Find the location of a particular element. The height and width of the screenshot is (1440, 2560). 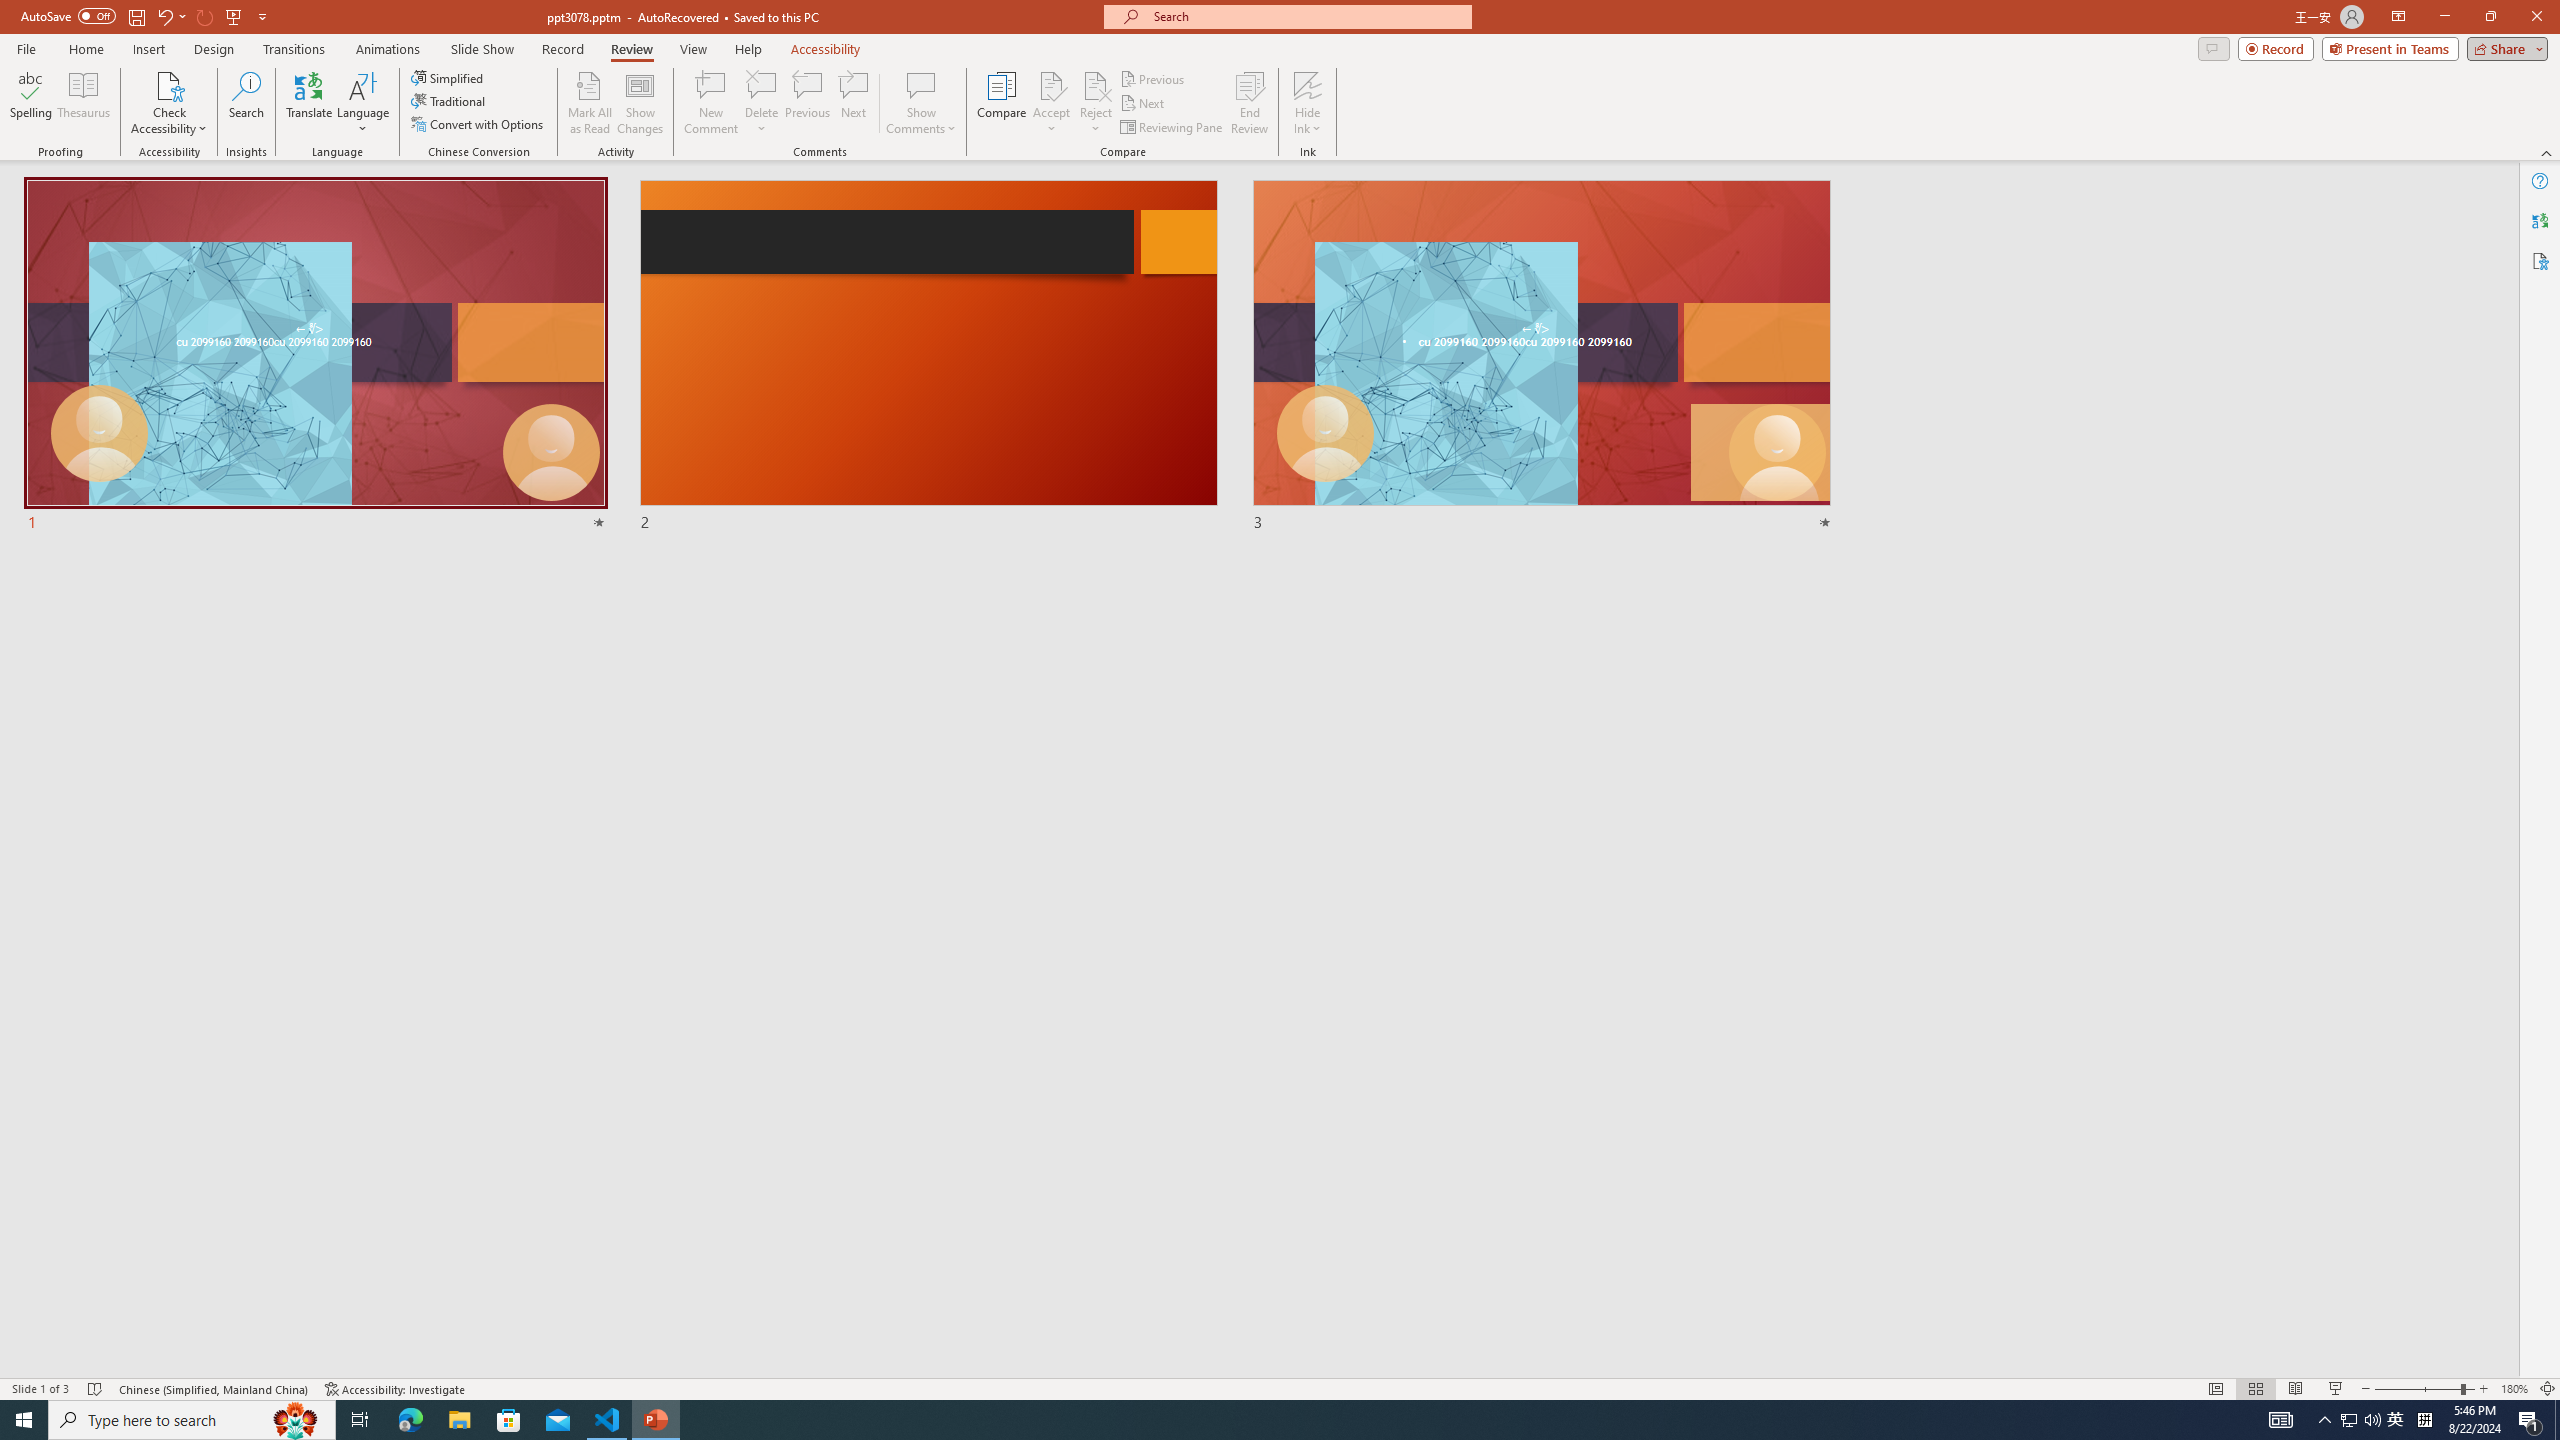

'New Comment' is located at coordinates (709, 103).